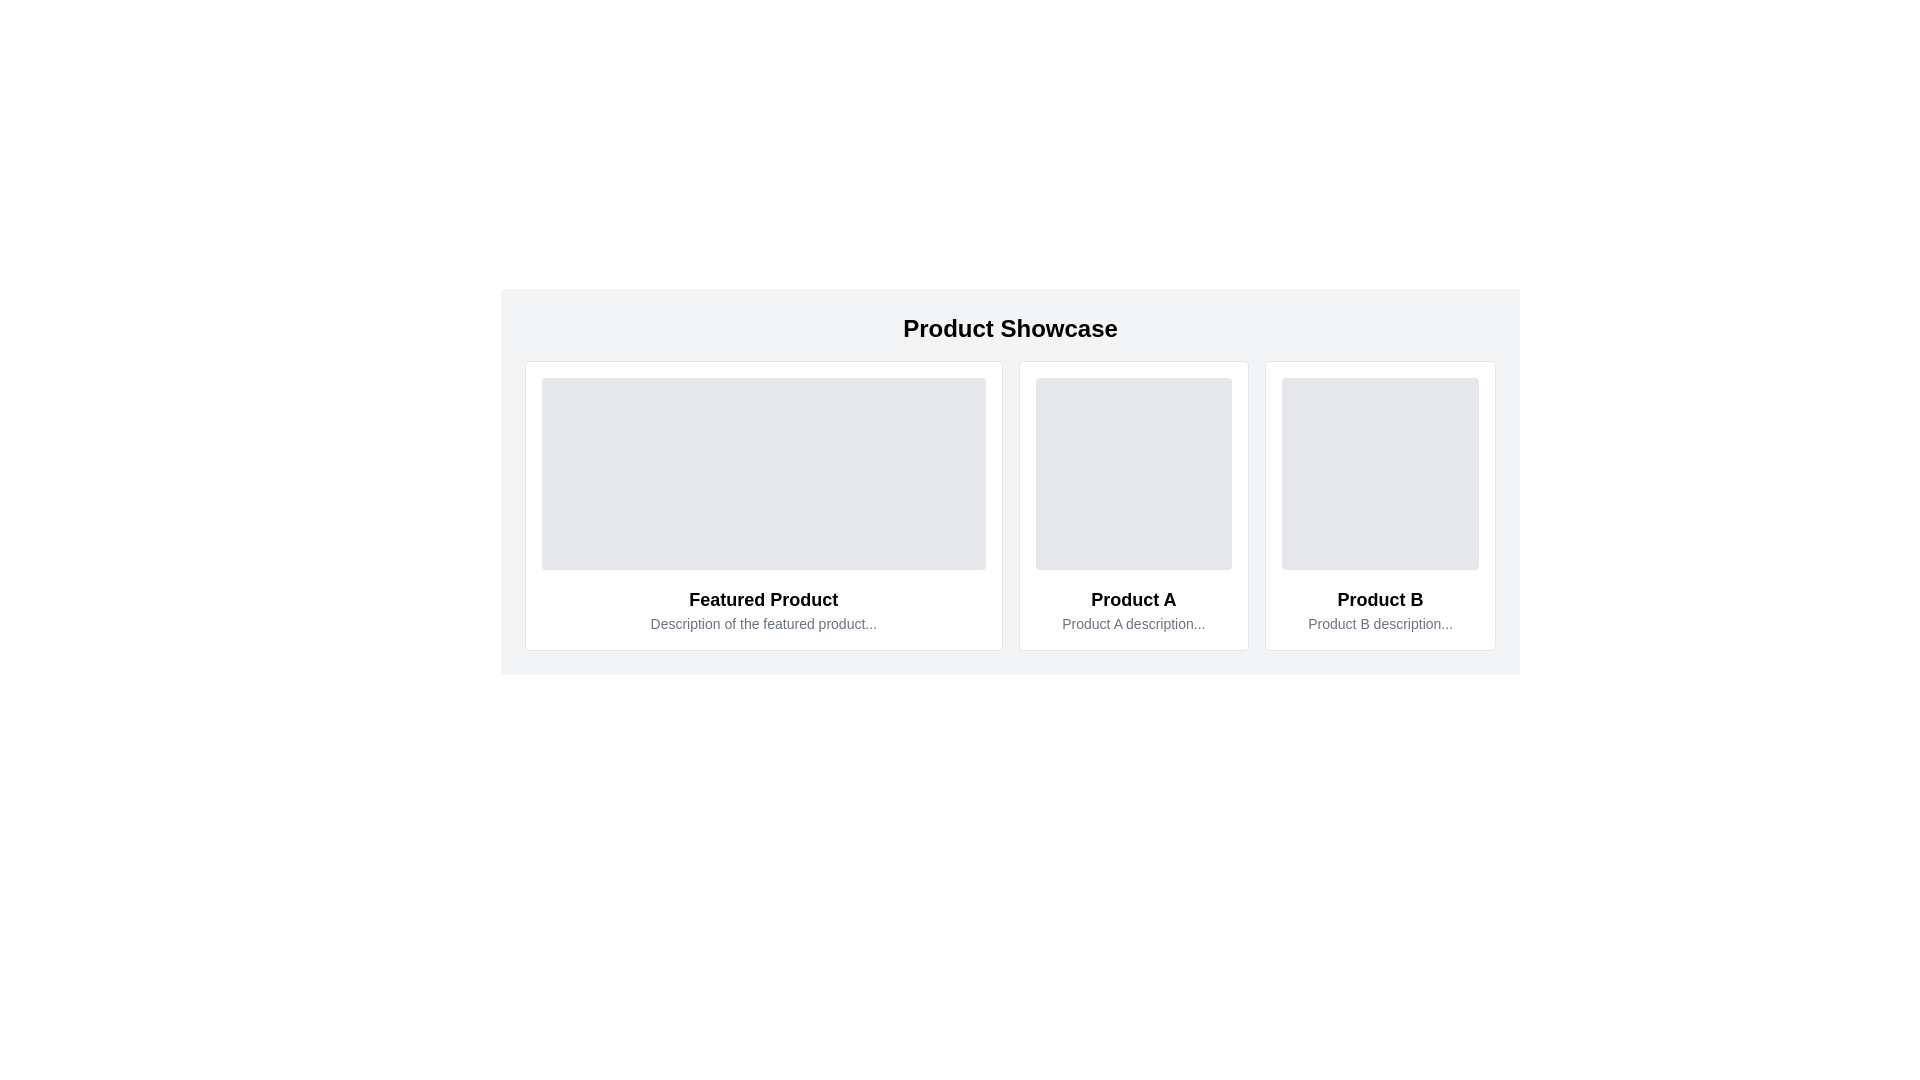  I want to click on the Text label that acts as the title of the product in the leftmost card of the grid layout, located below the gray image placeholder and above the smaller descriptive text, so click(762, 599).